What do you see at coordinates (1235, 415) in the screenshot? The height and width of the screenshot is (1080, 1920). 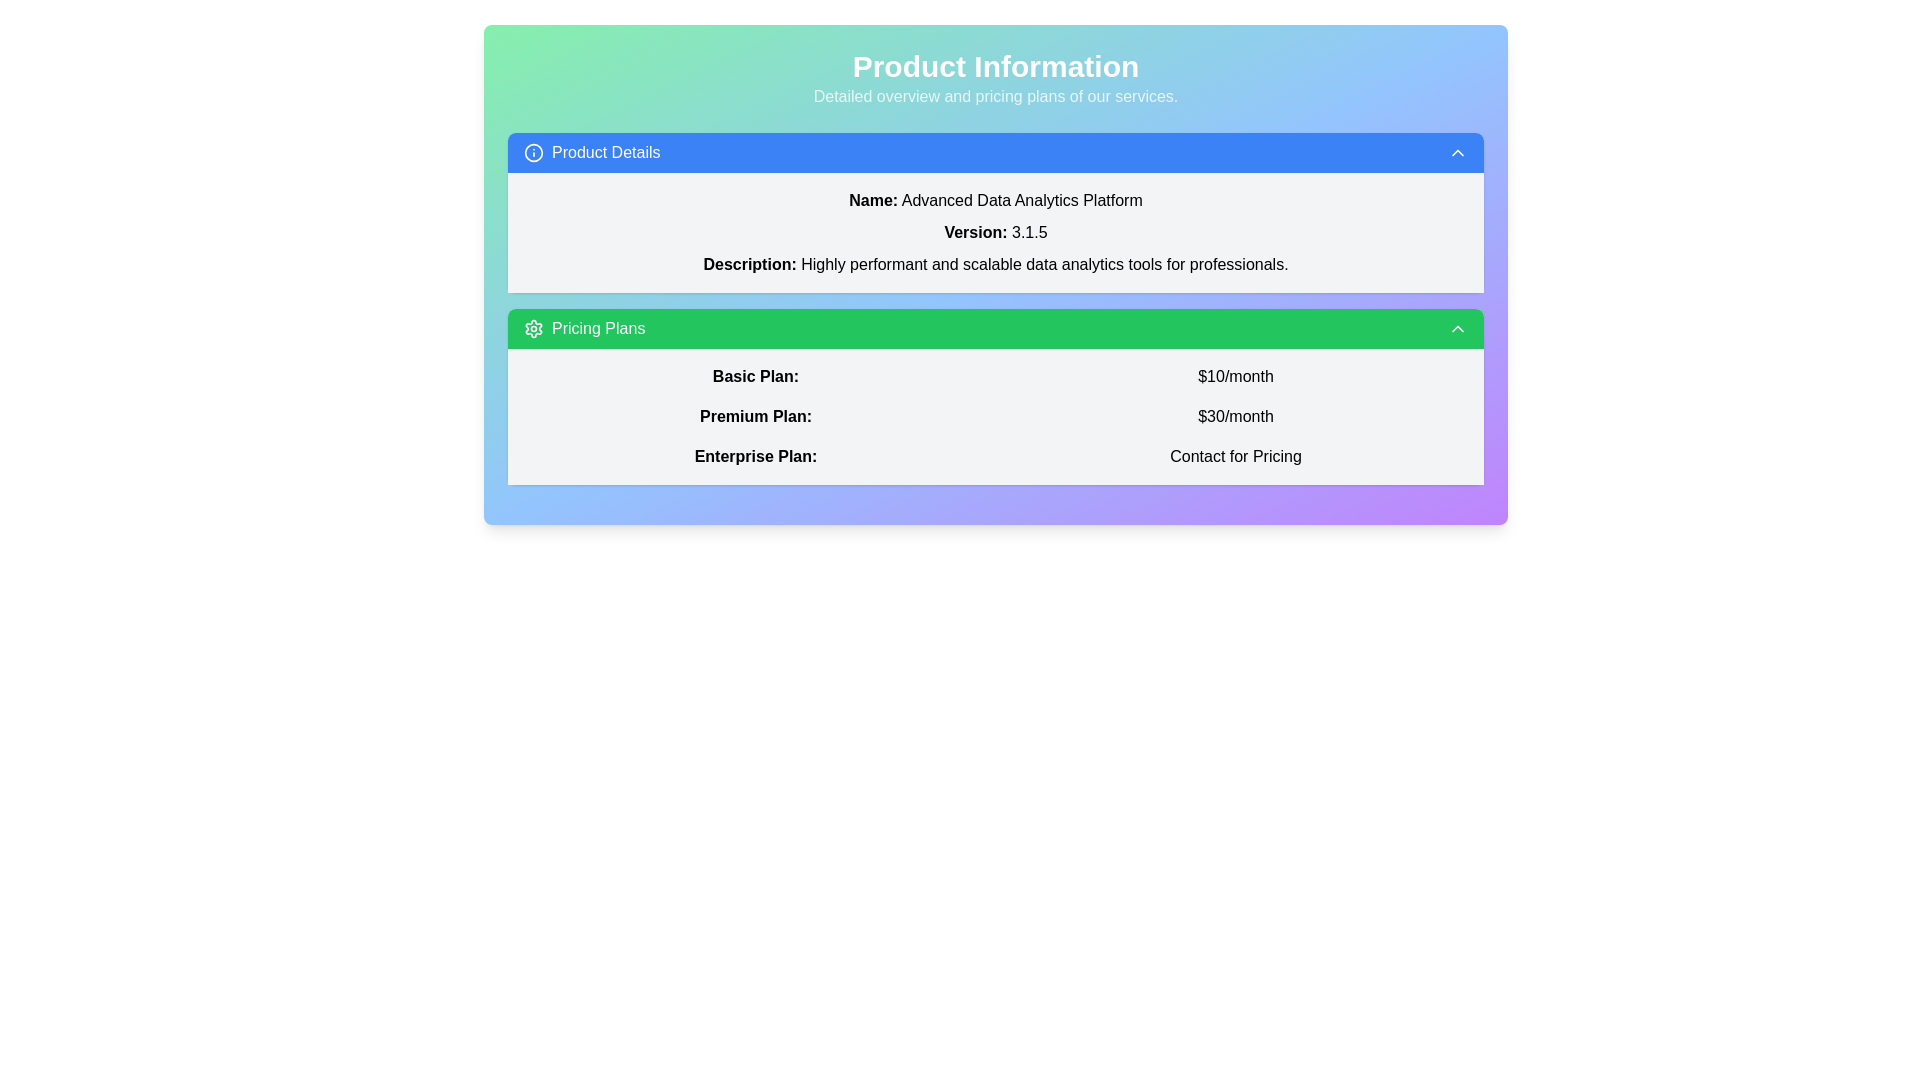 I see `informational text regarding the monthly cost of the Premium Plan, which is located to the right of the 'Premium Plan:' label in the pricing table` at bounding box center [1235, 415].